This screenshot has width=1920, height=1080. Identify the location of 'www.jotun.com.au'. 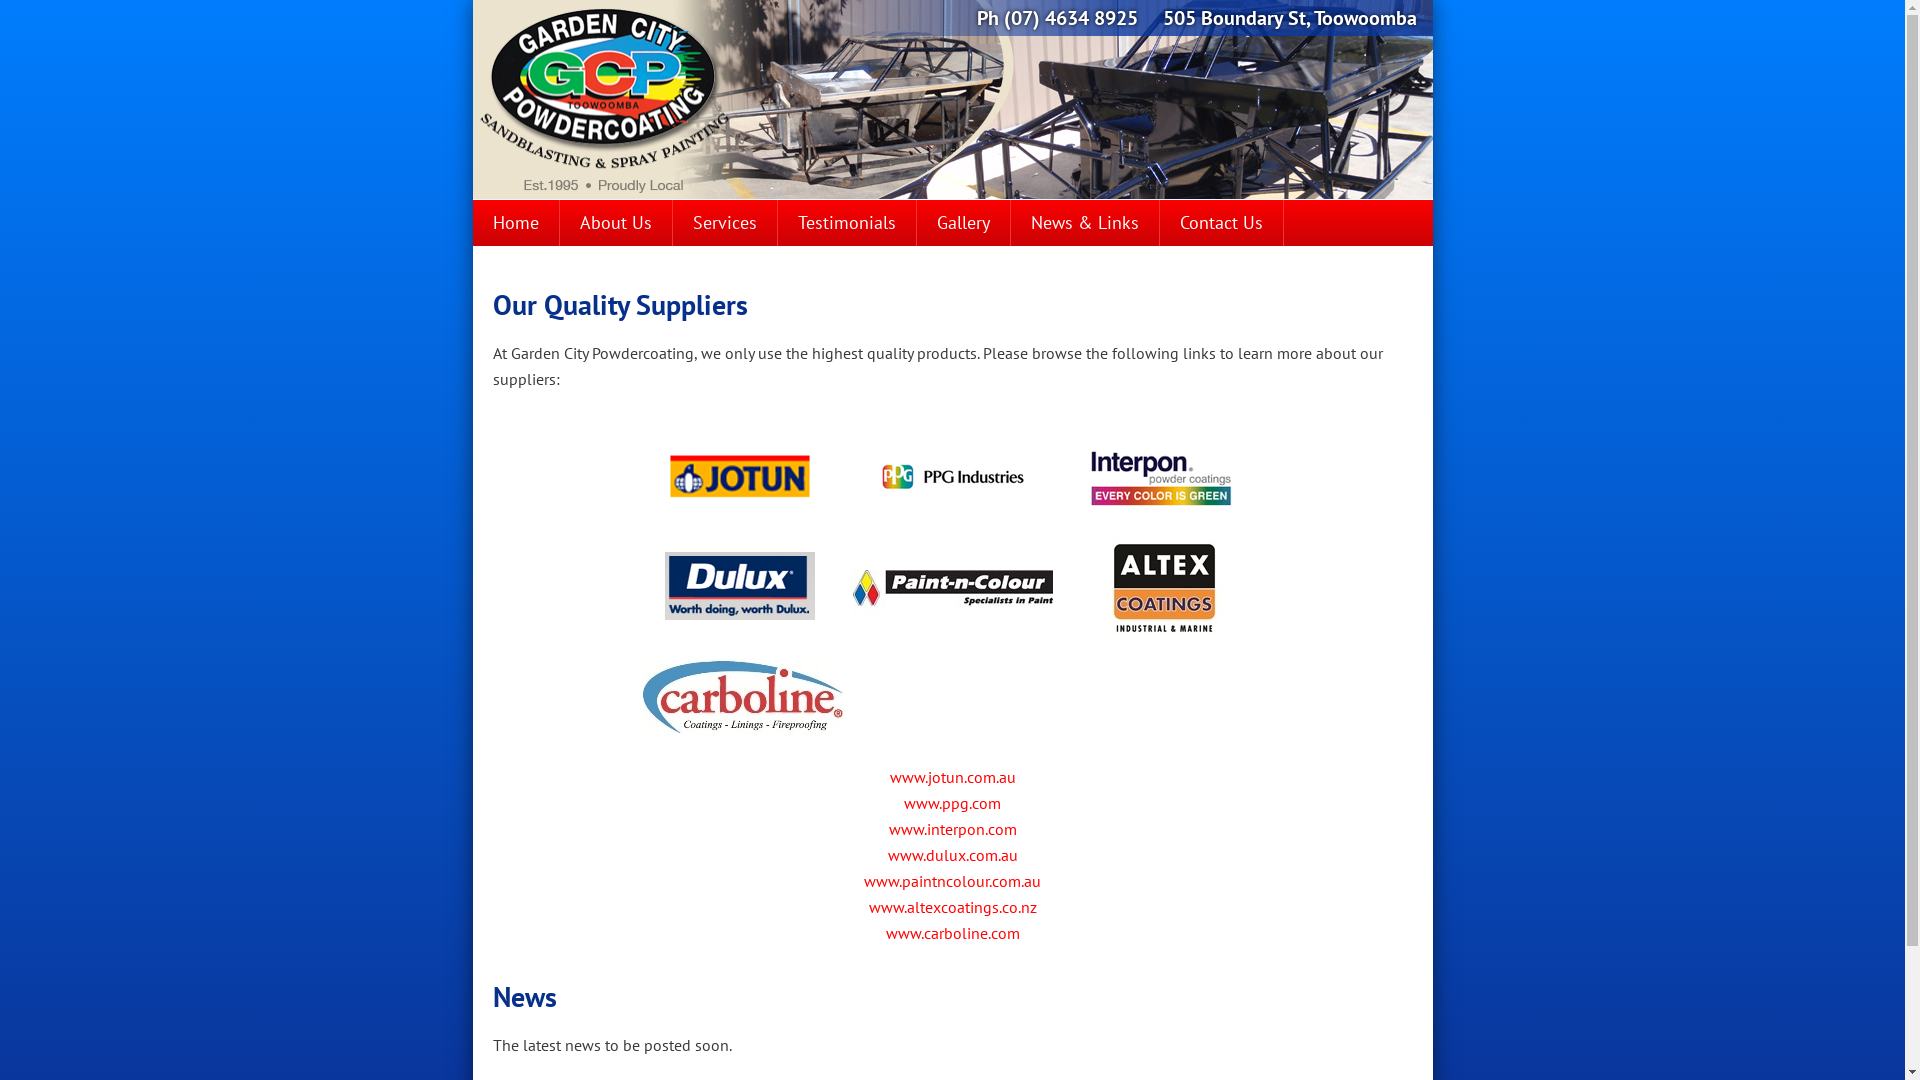
(952, 775).